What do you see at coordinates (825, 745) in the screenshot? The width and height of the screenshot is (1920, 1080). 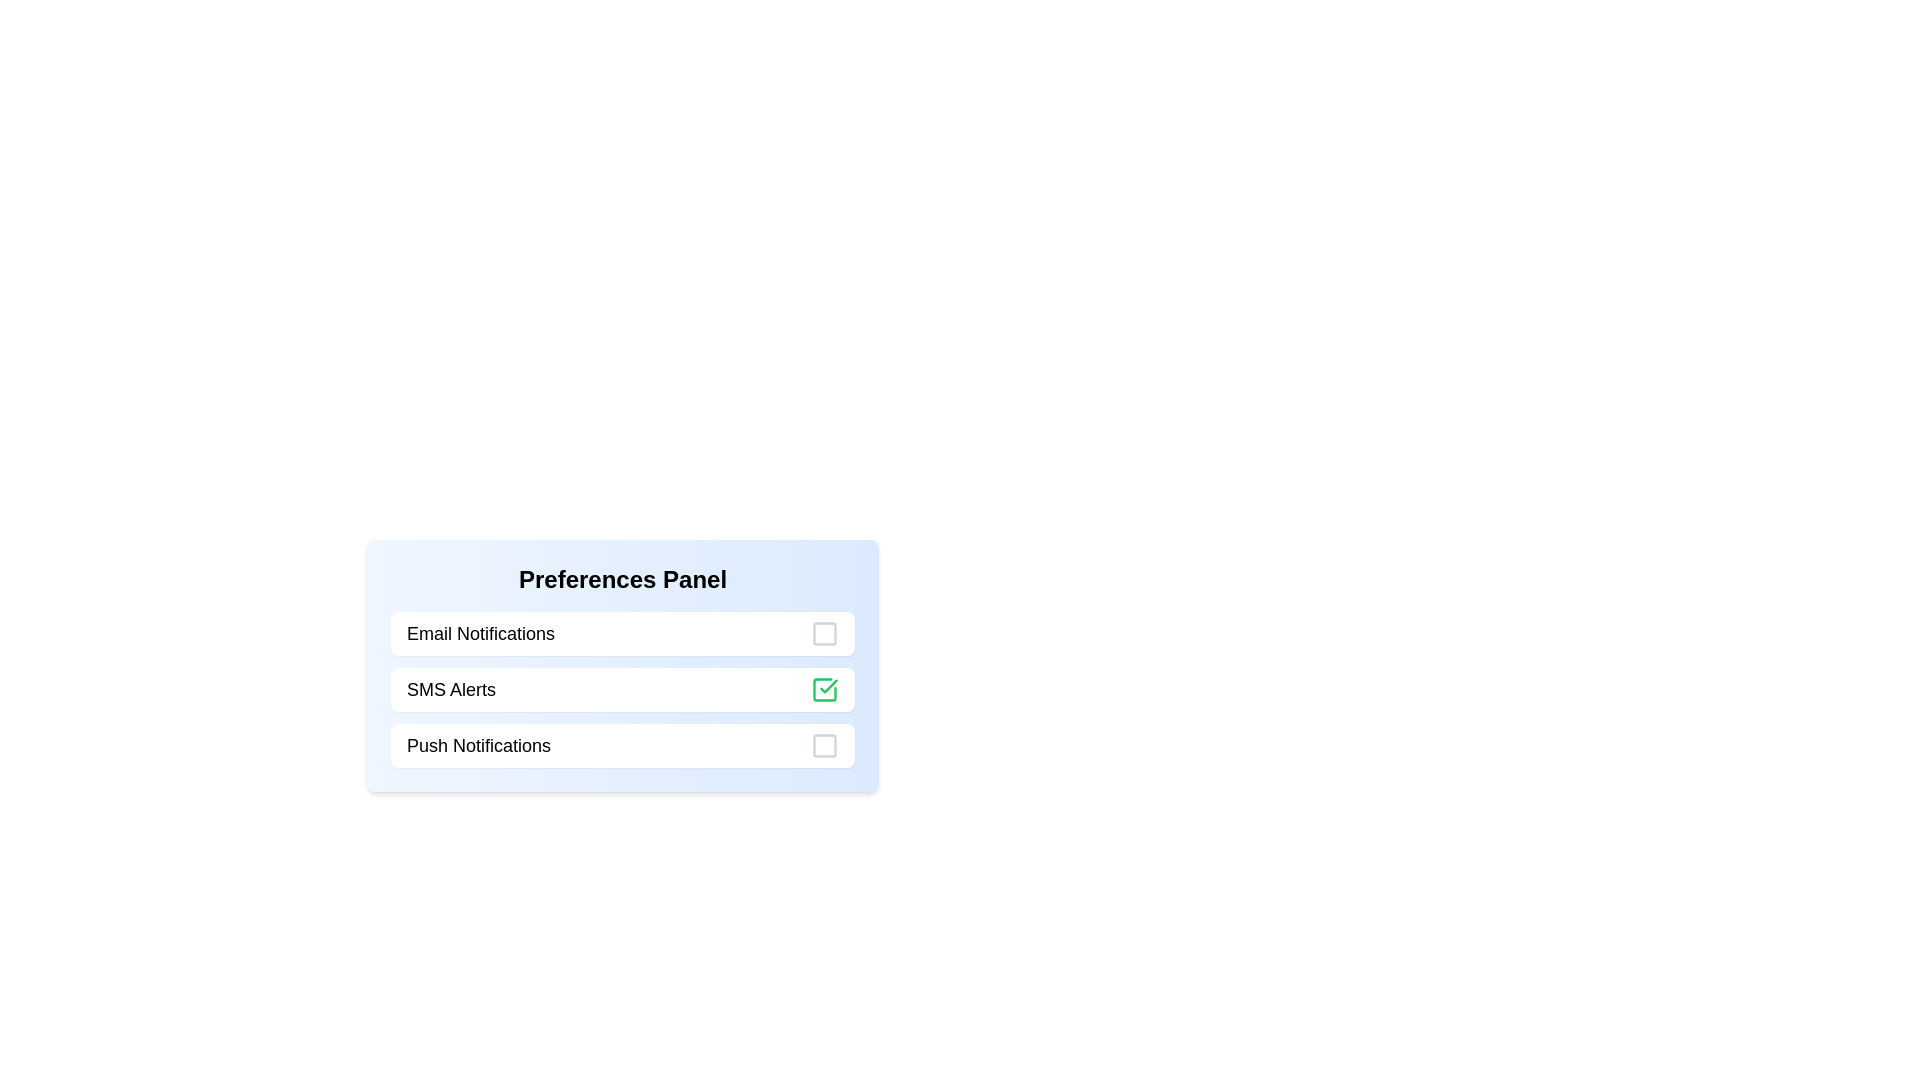 I see `the checkmark inside the checkbox for 'Push Notifications' in the third row of the 'Preferences Panel'` at bounding box center [825, 745].